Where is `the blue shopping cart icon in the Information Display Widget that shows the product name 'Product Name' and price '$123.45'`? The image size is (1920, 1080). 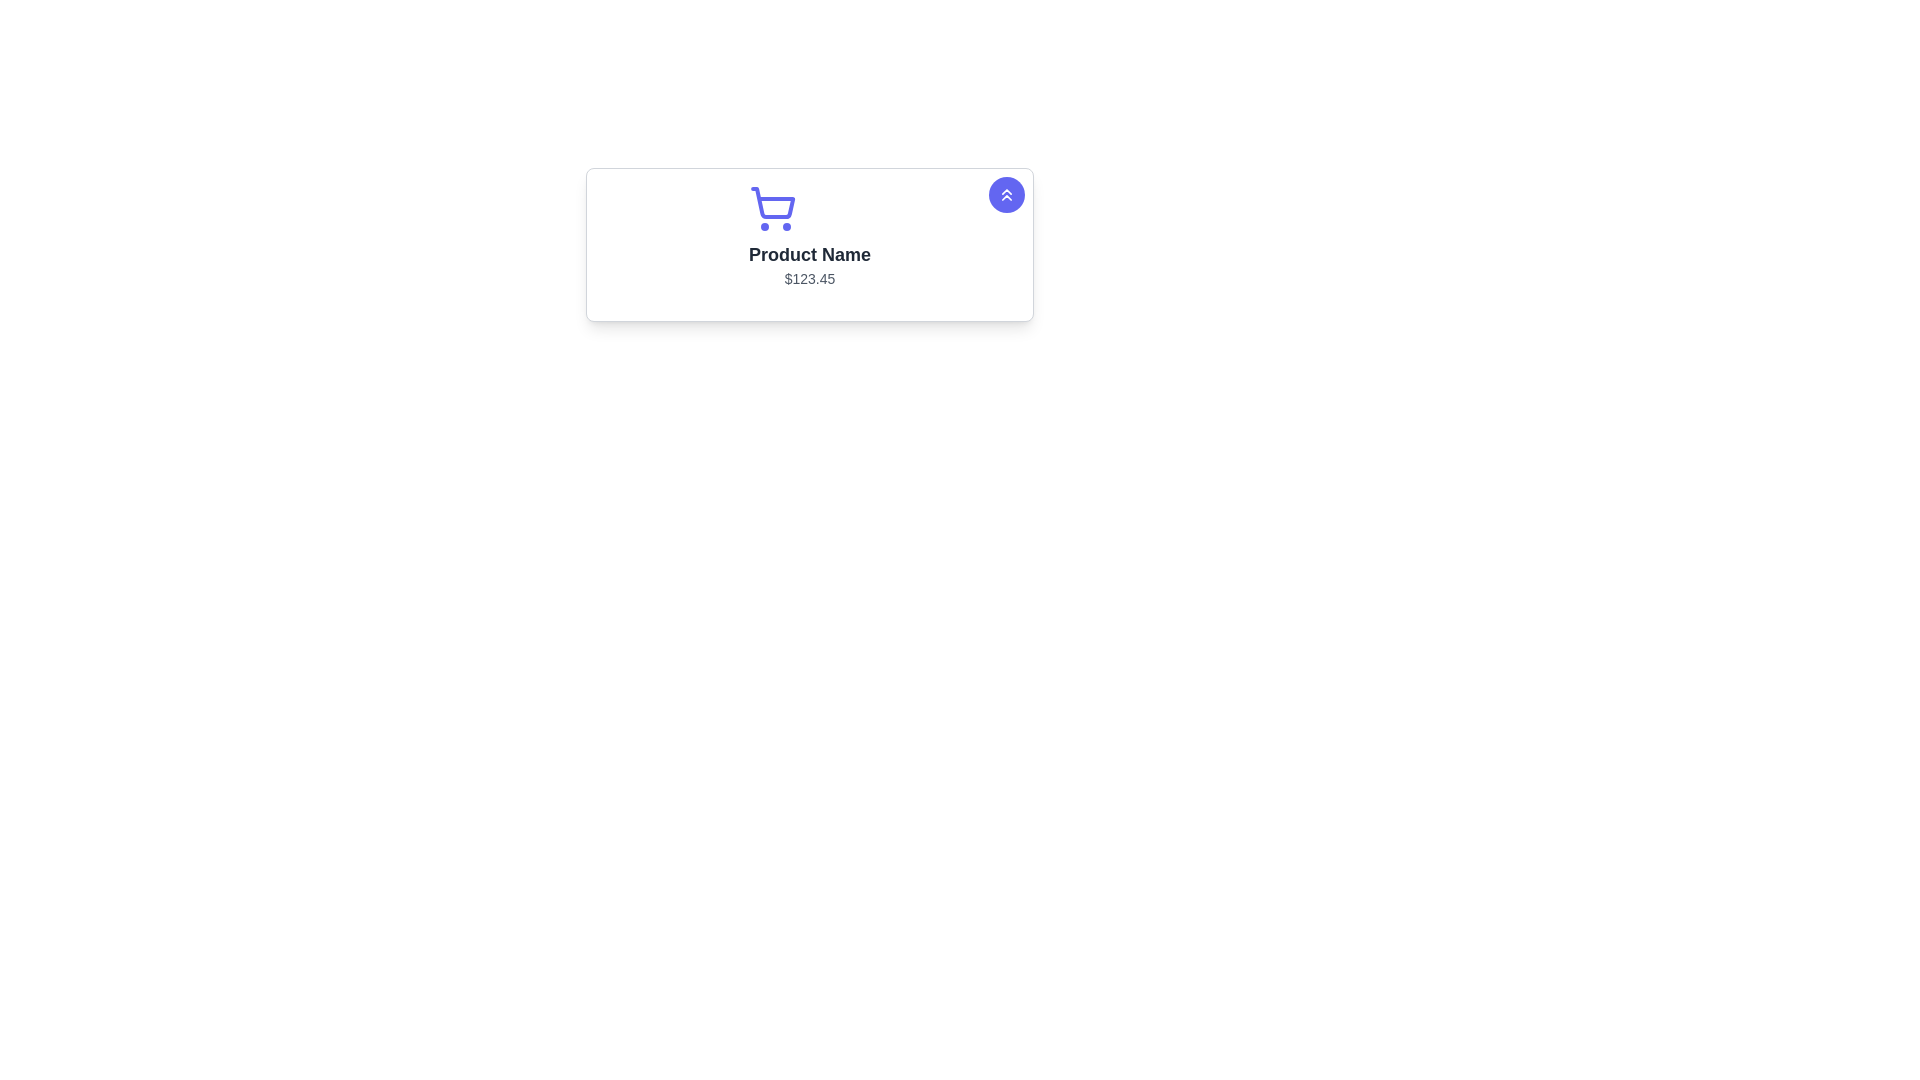 the blue shopping cart icon in the Information Display Widget that shows the product name 'Product Name' and price '$123.45' is located at coordinates (810, 244).